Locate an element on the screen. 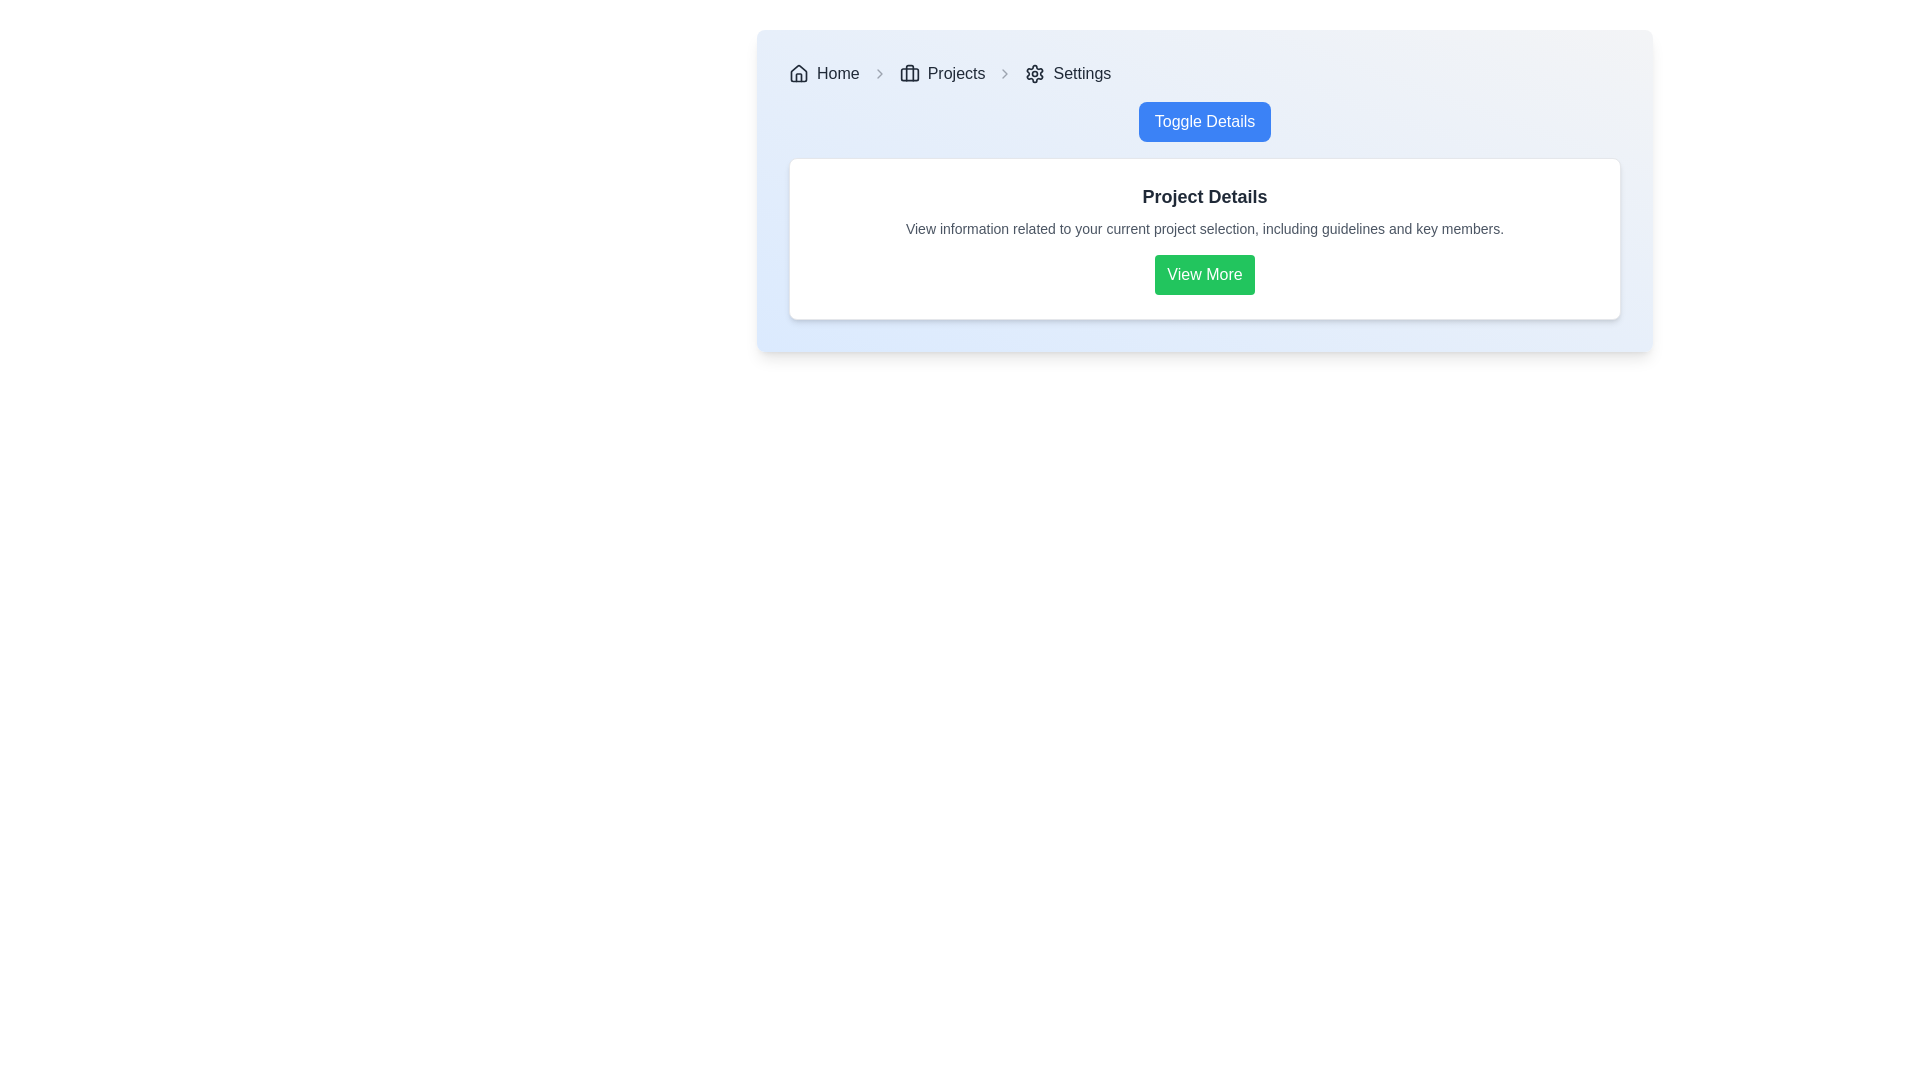 The width and height of the screenshot is (1920, 1080). the 'Home' icon in the breadcrumb navigation bar, located on the leftmost side next to the textual label 'Home' is located at coordinates (797, 72).